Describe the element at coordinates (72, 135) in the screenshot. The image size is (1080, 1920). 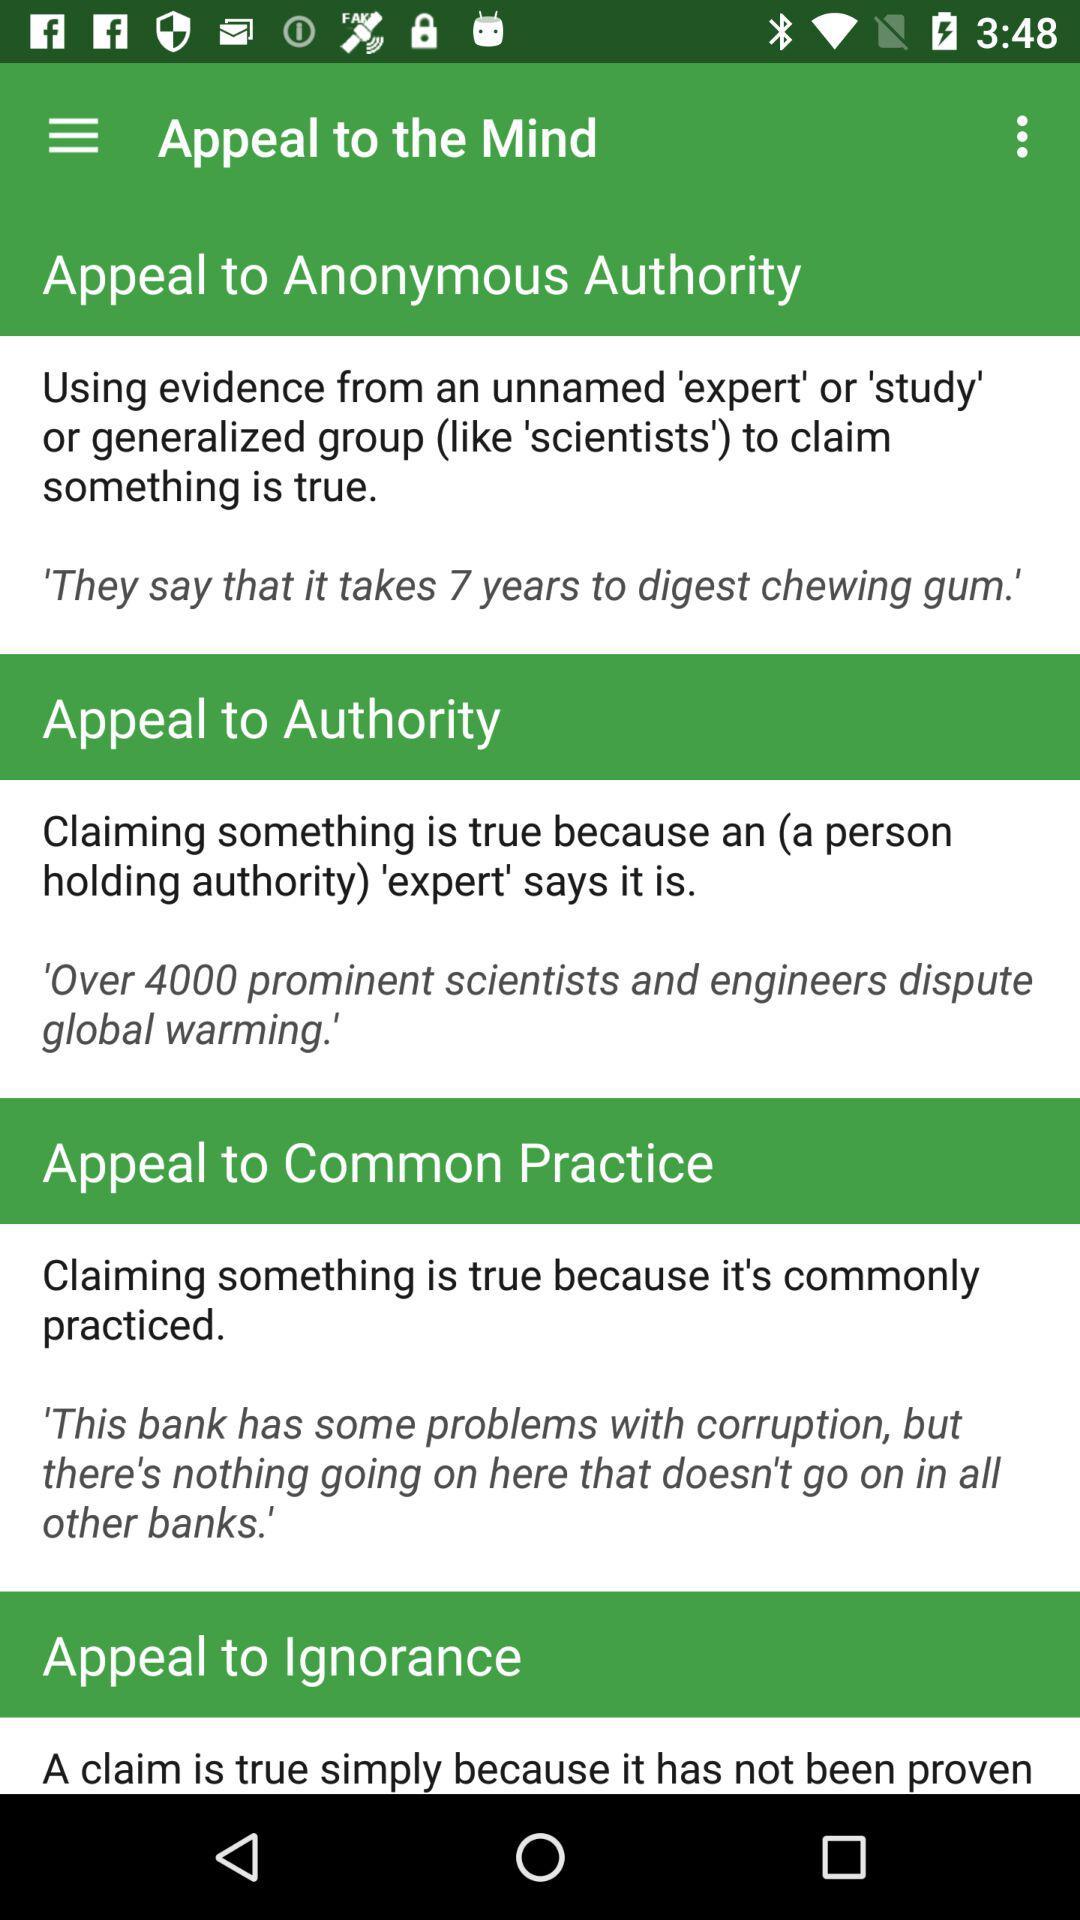
I see `the icon at the top left corner` at that location.